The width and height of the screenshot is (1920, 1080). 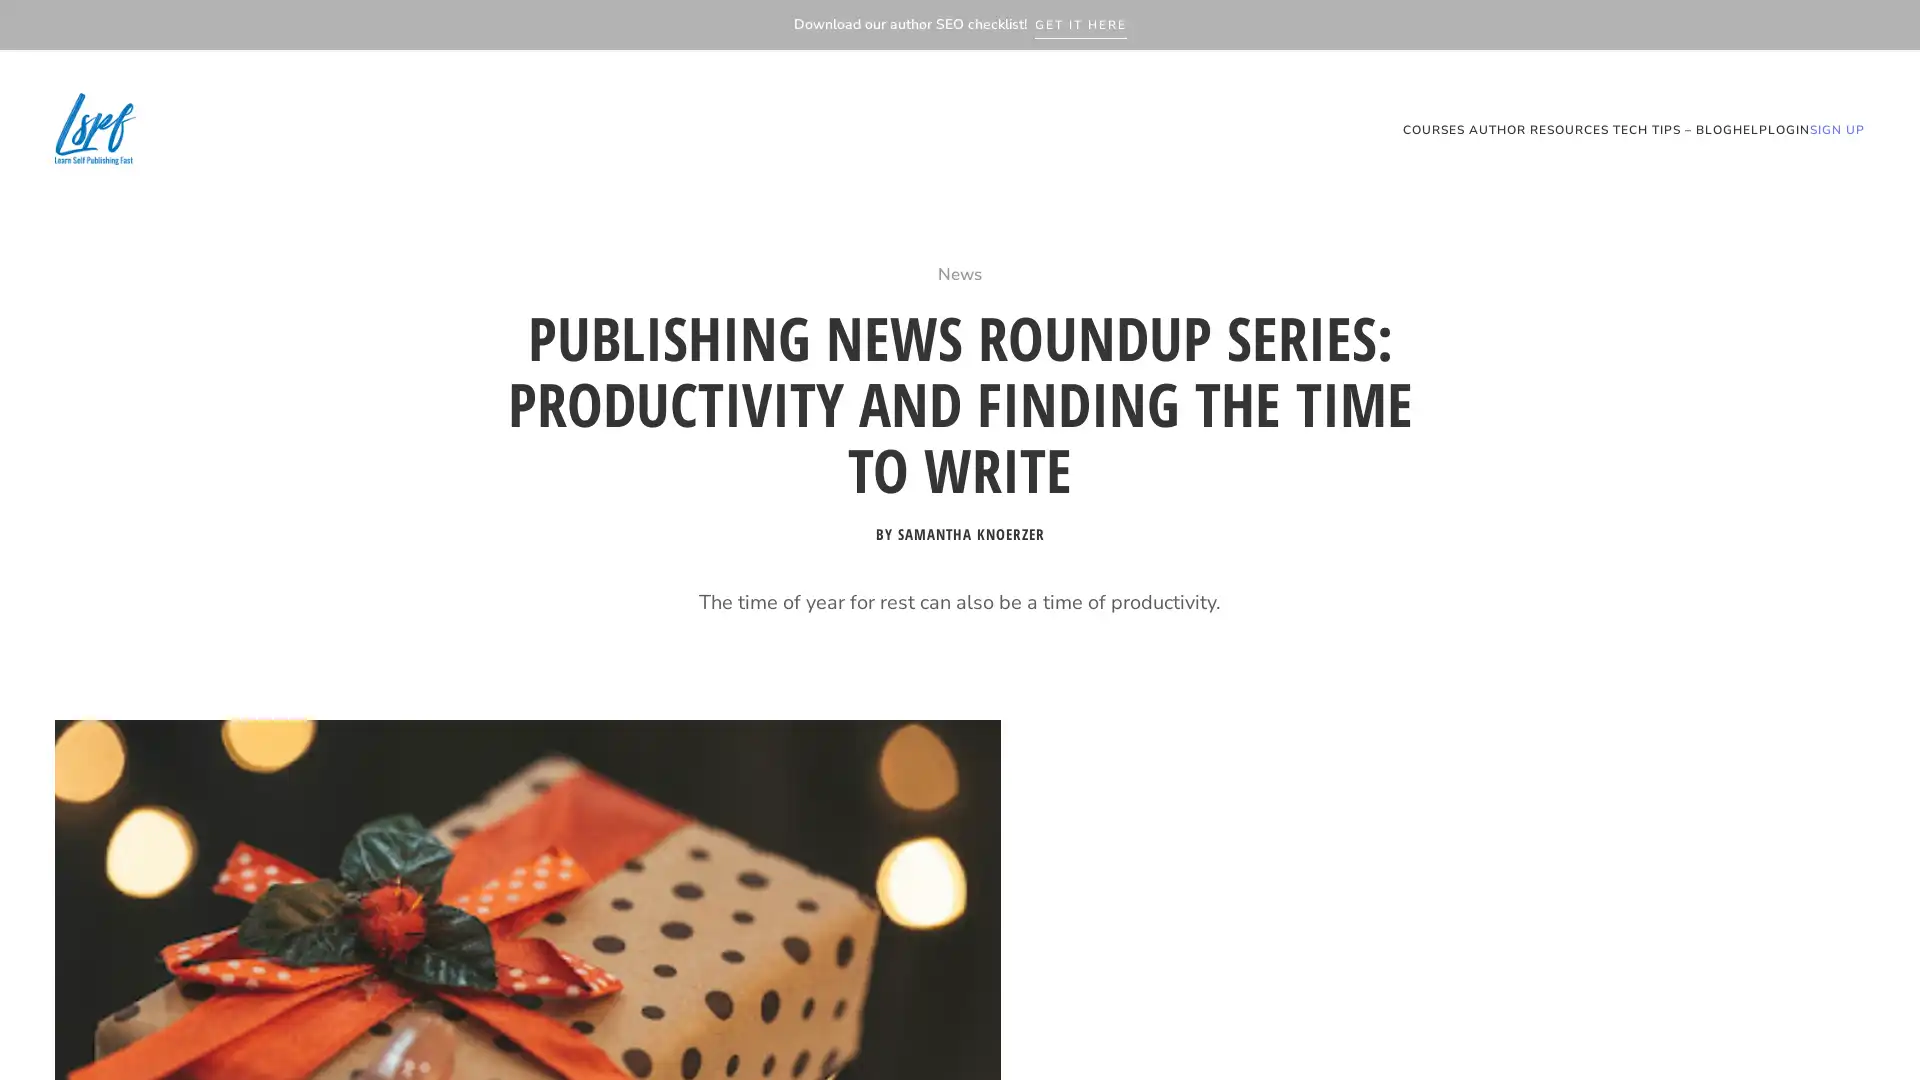 What do you see at coordinates (1012, 443) in the screenshot?
I see `Get our SEO Checklist` at bounding box center [1012, 443].